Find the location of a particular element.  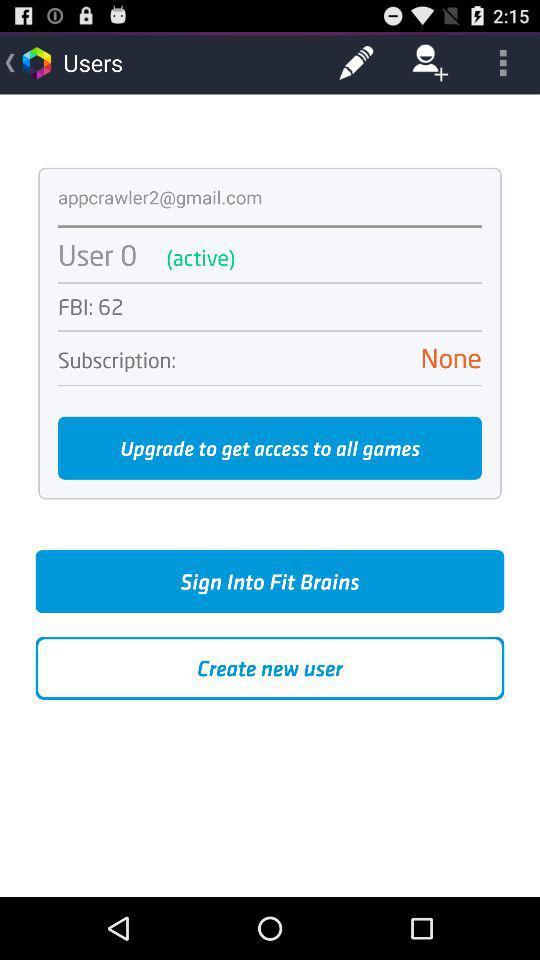

appcrawler2@gmail.com icon is located at coordinates (159, 197).